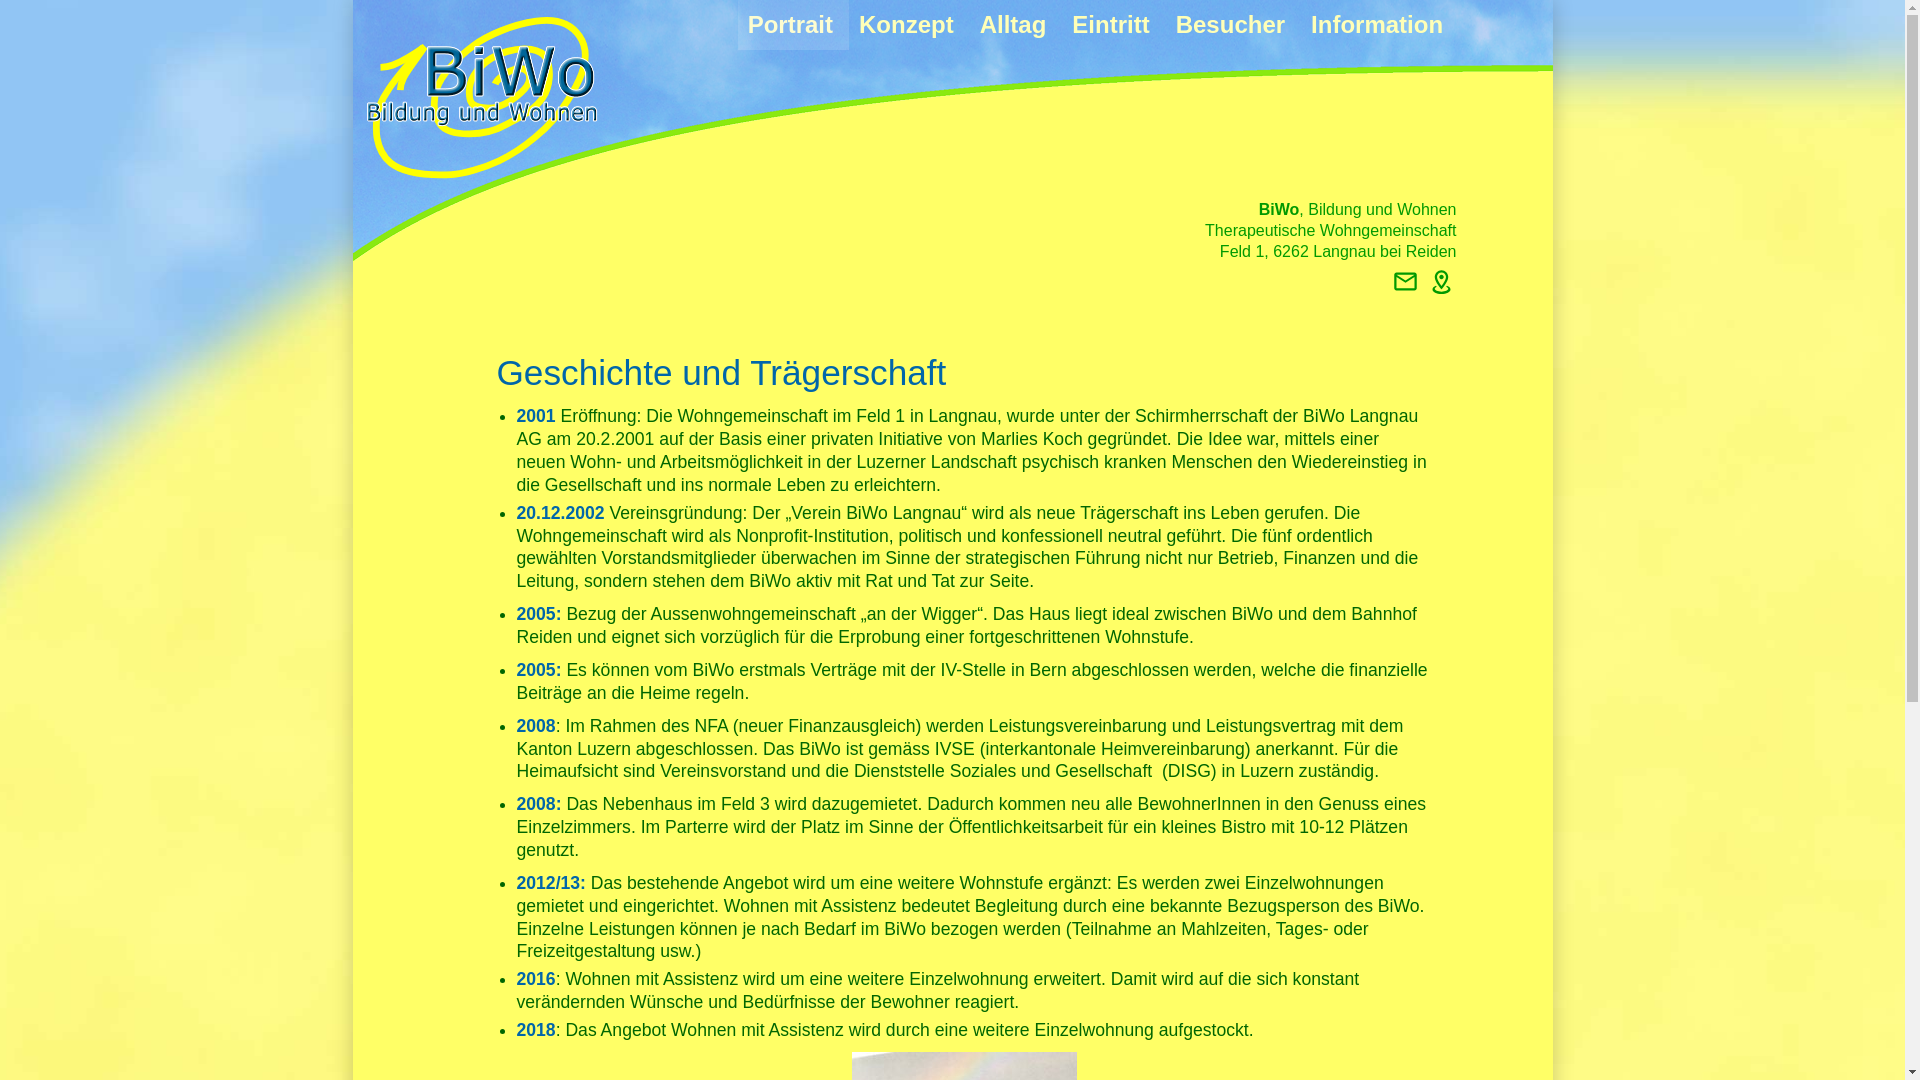 This screenshot has width=1920, height=1080. Describe the element at coordinates (1060, 24) in the screenshot. I see `'Eintritt'` at that location.